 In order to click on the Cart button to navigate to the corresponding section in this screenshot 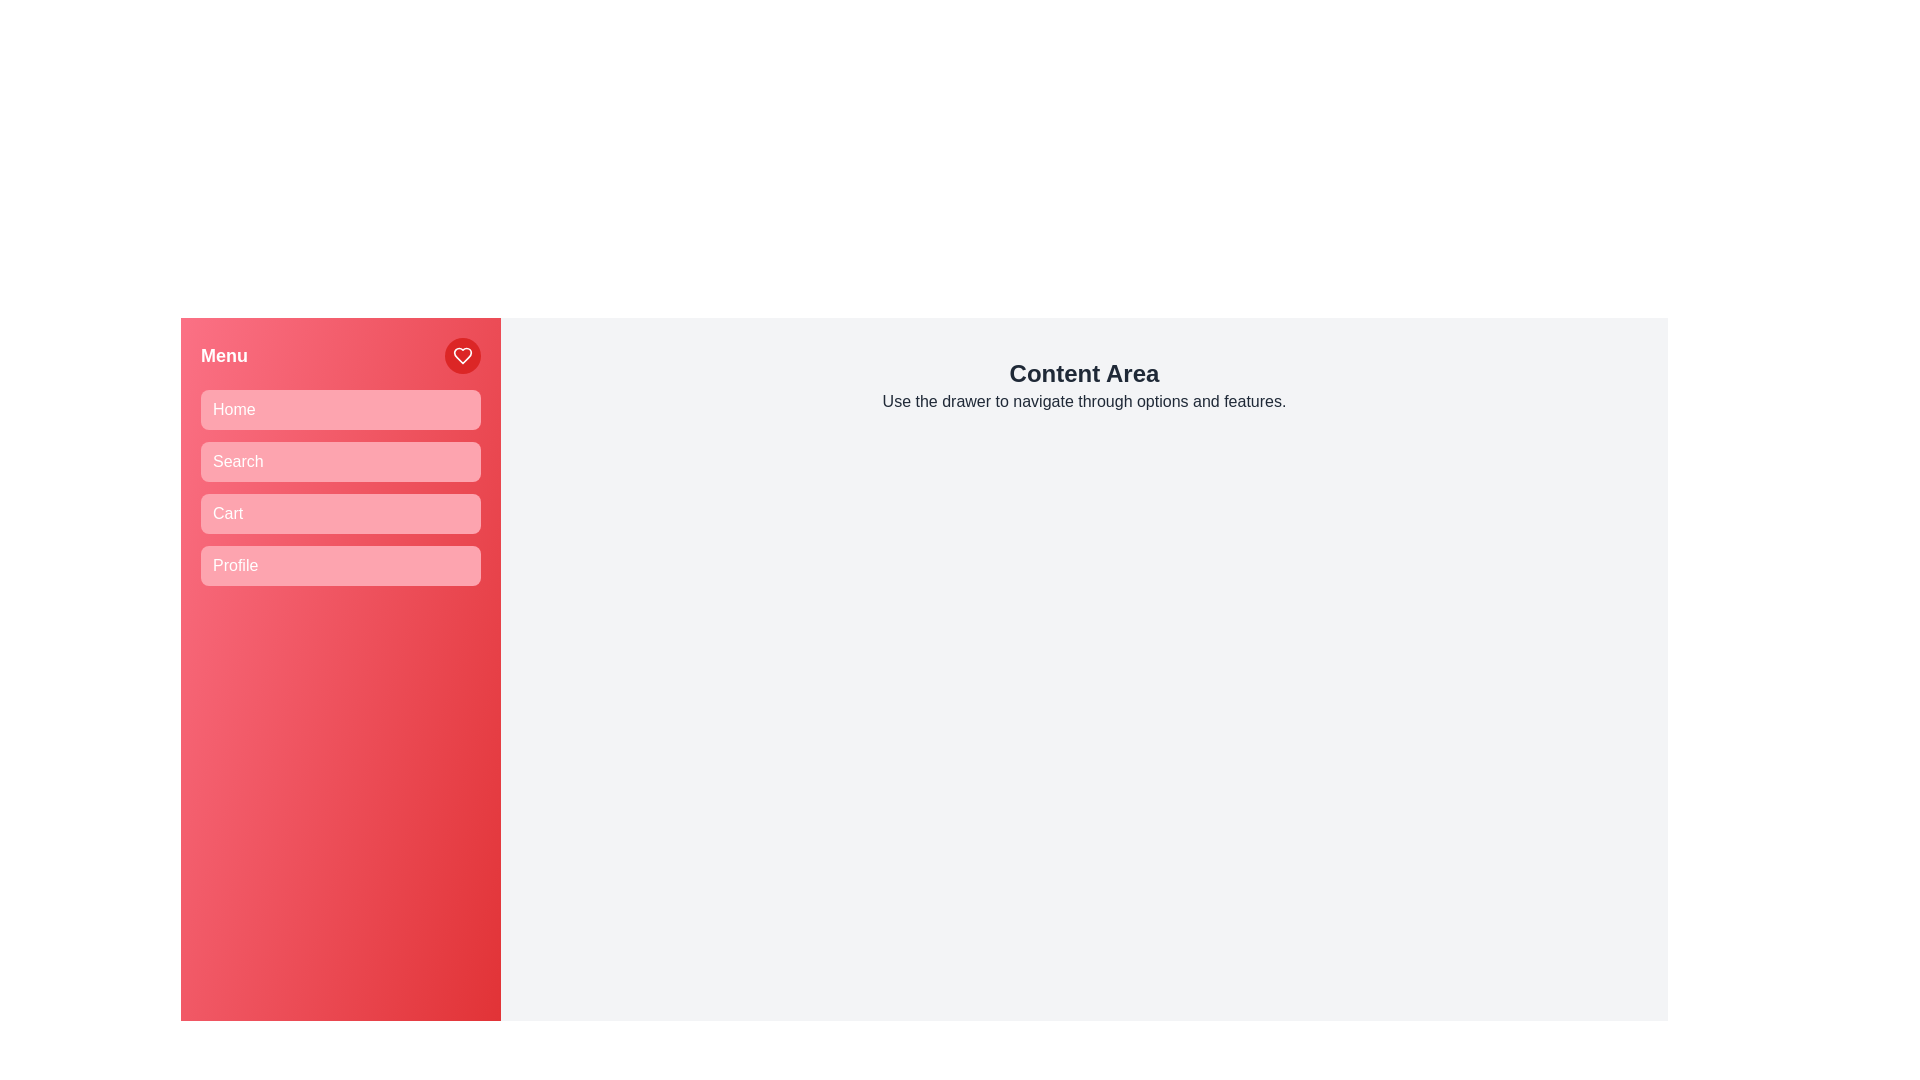, I will do `click(340, 512)`.